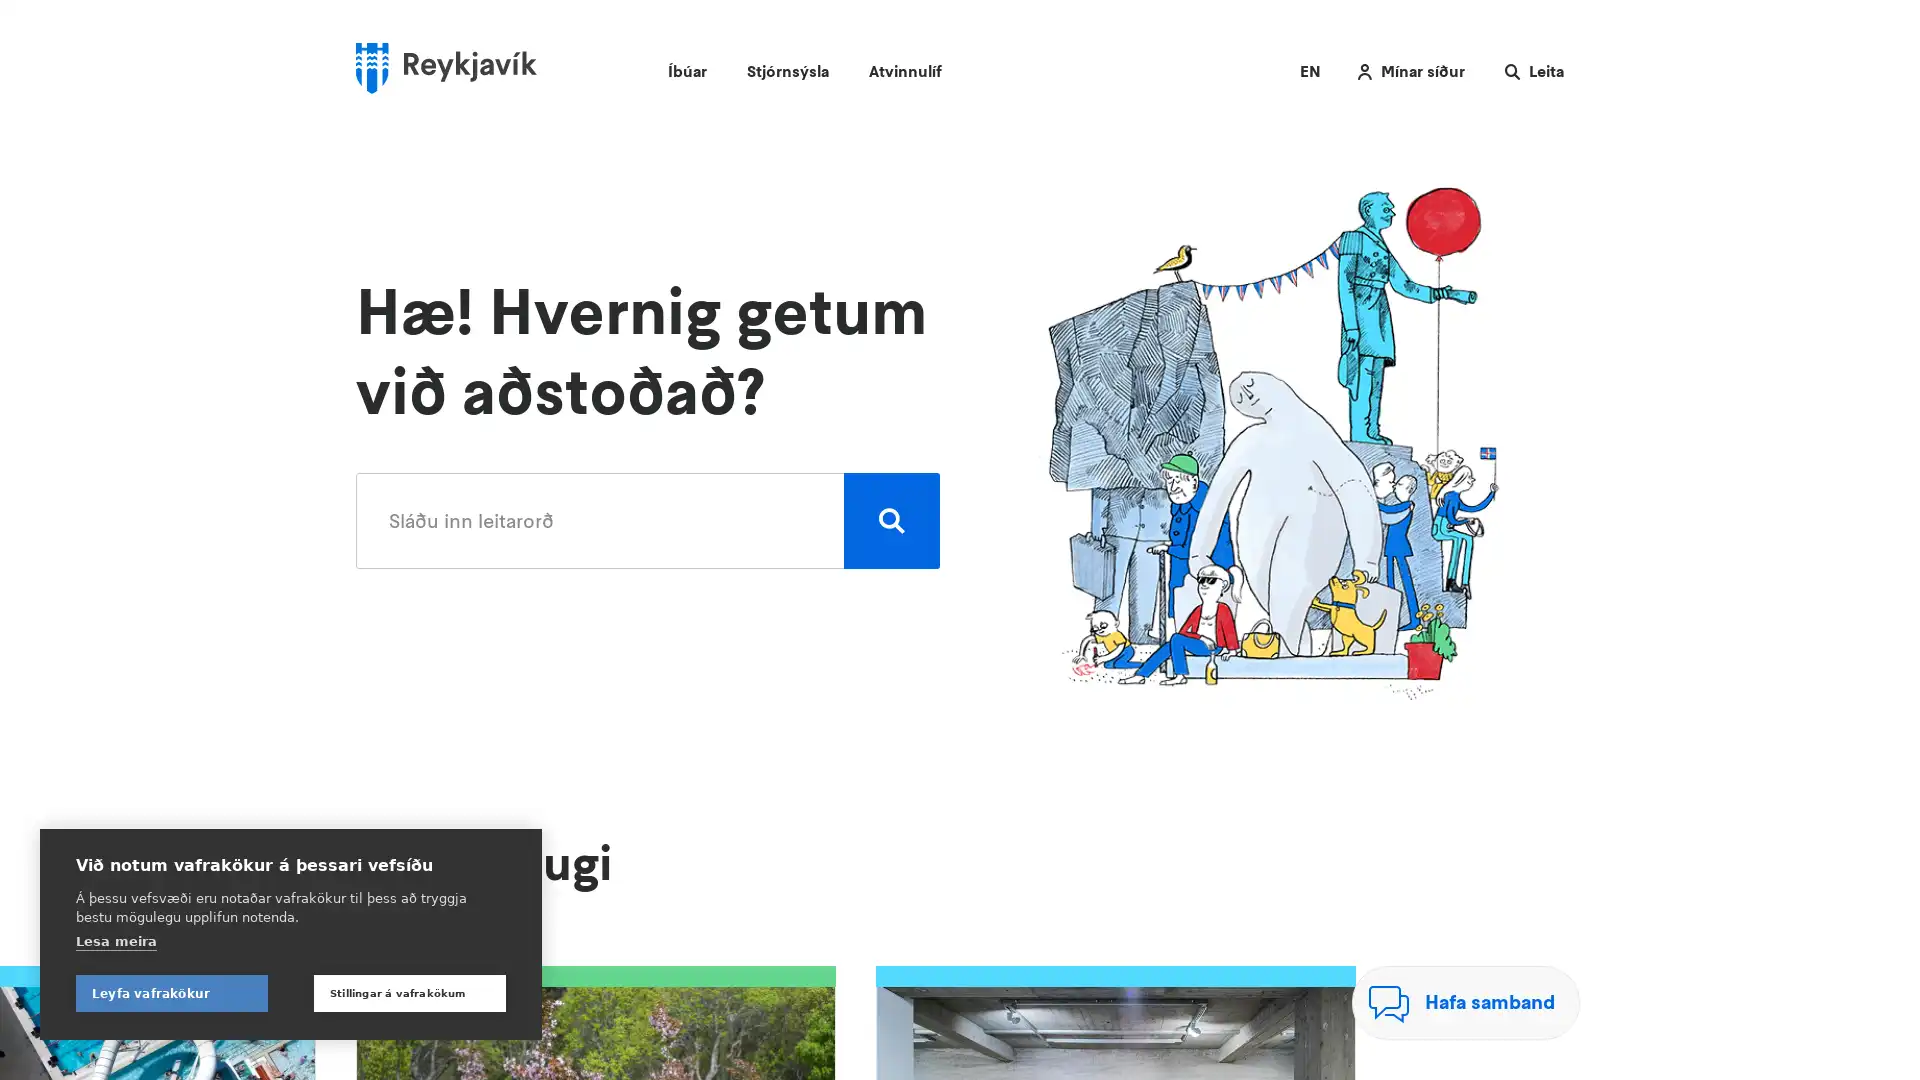  Describe the element at coordinates (687, 67) in the screenshot. I see `Ibuar` at that location.